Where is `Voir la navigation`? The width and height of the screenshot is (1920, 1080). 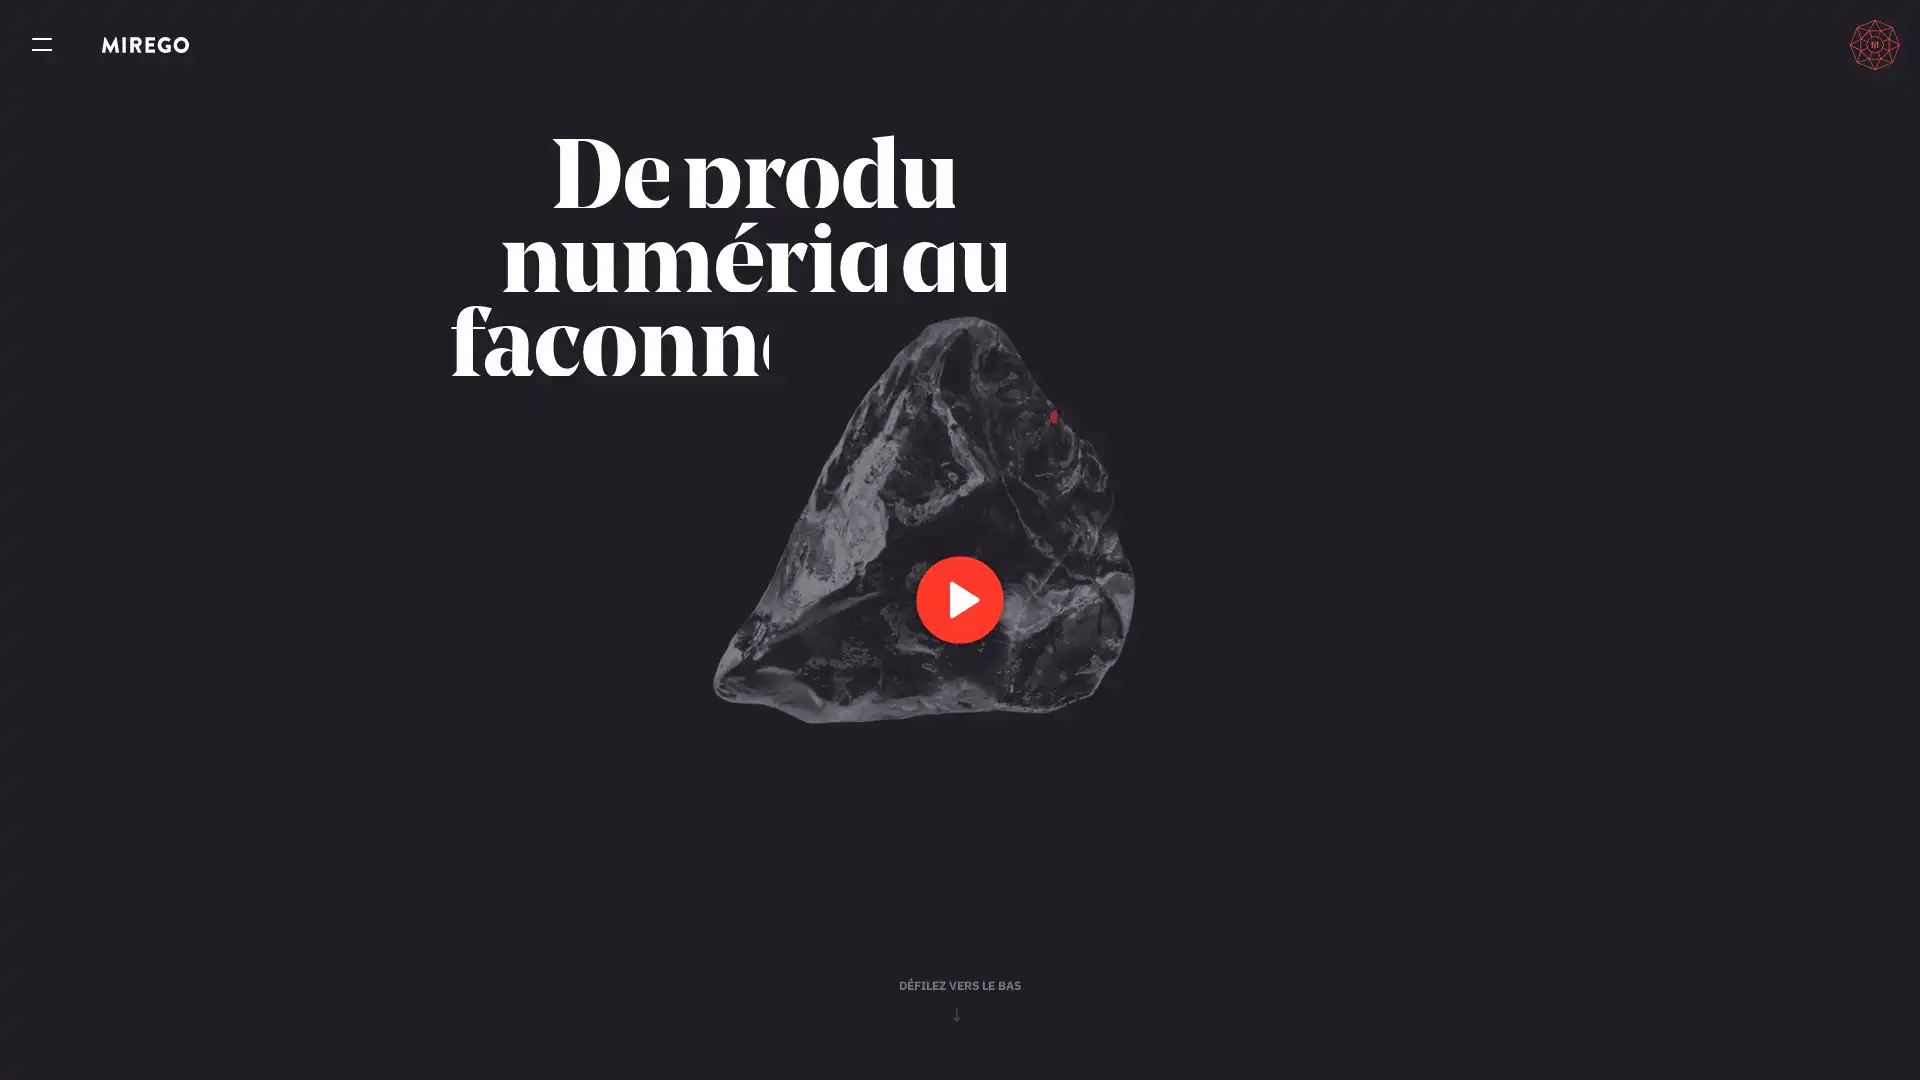
Voir la navigation is located at coordinates (42, 45).